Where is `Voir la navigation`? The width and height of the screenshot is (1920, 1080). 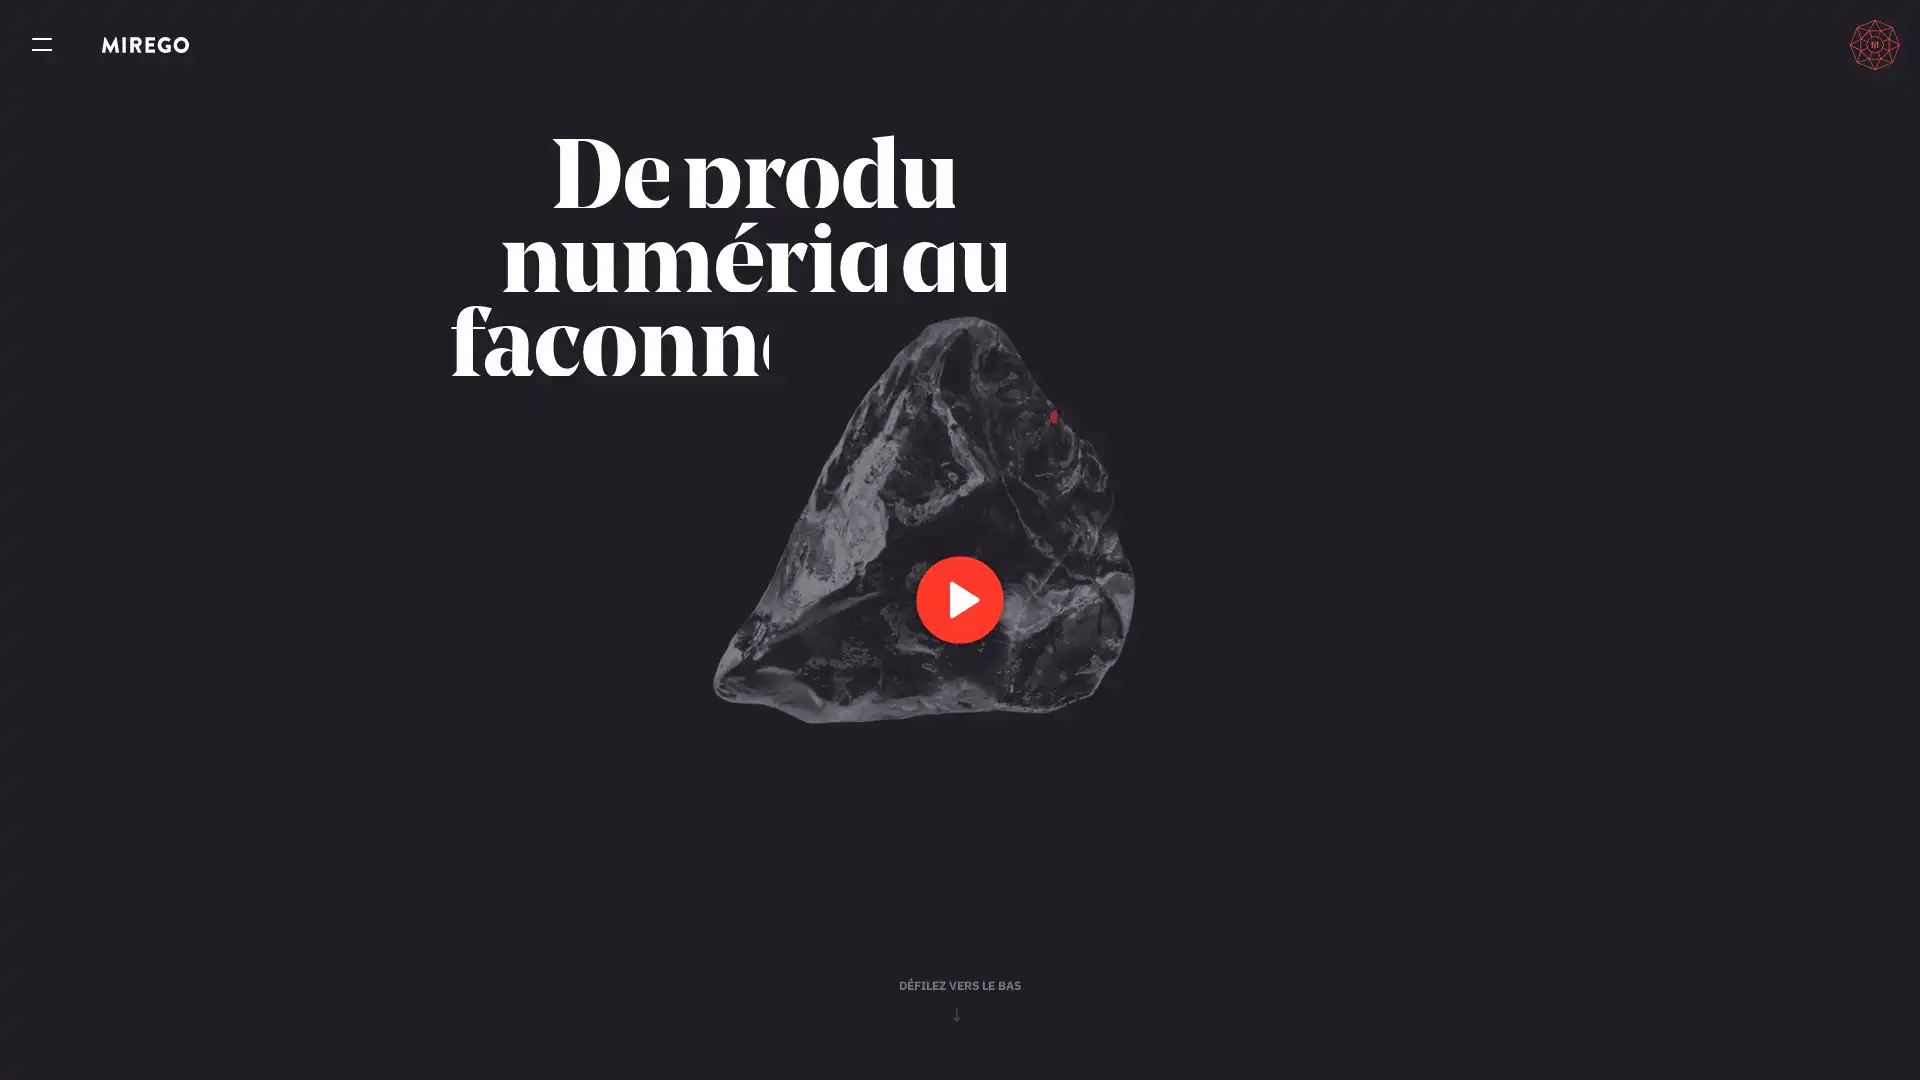
Voir la navigation is located at coordinates (42, 45).